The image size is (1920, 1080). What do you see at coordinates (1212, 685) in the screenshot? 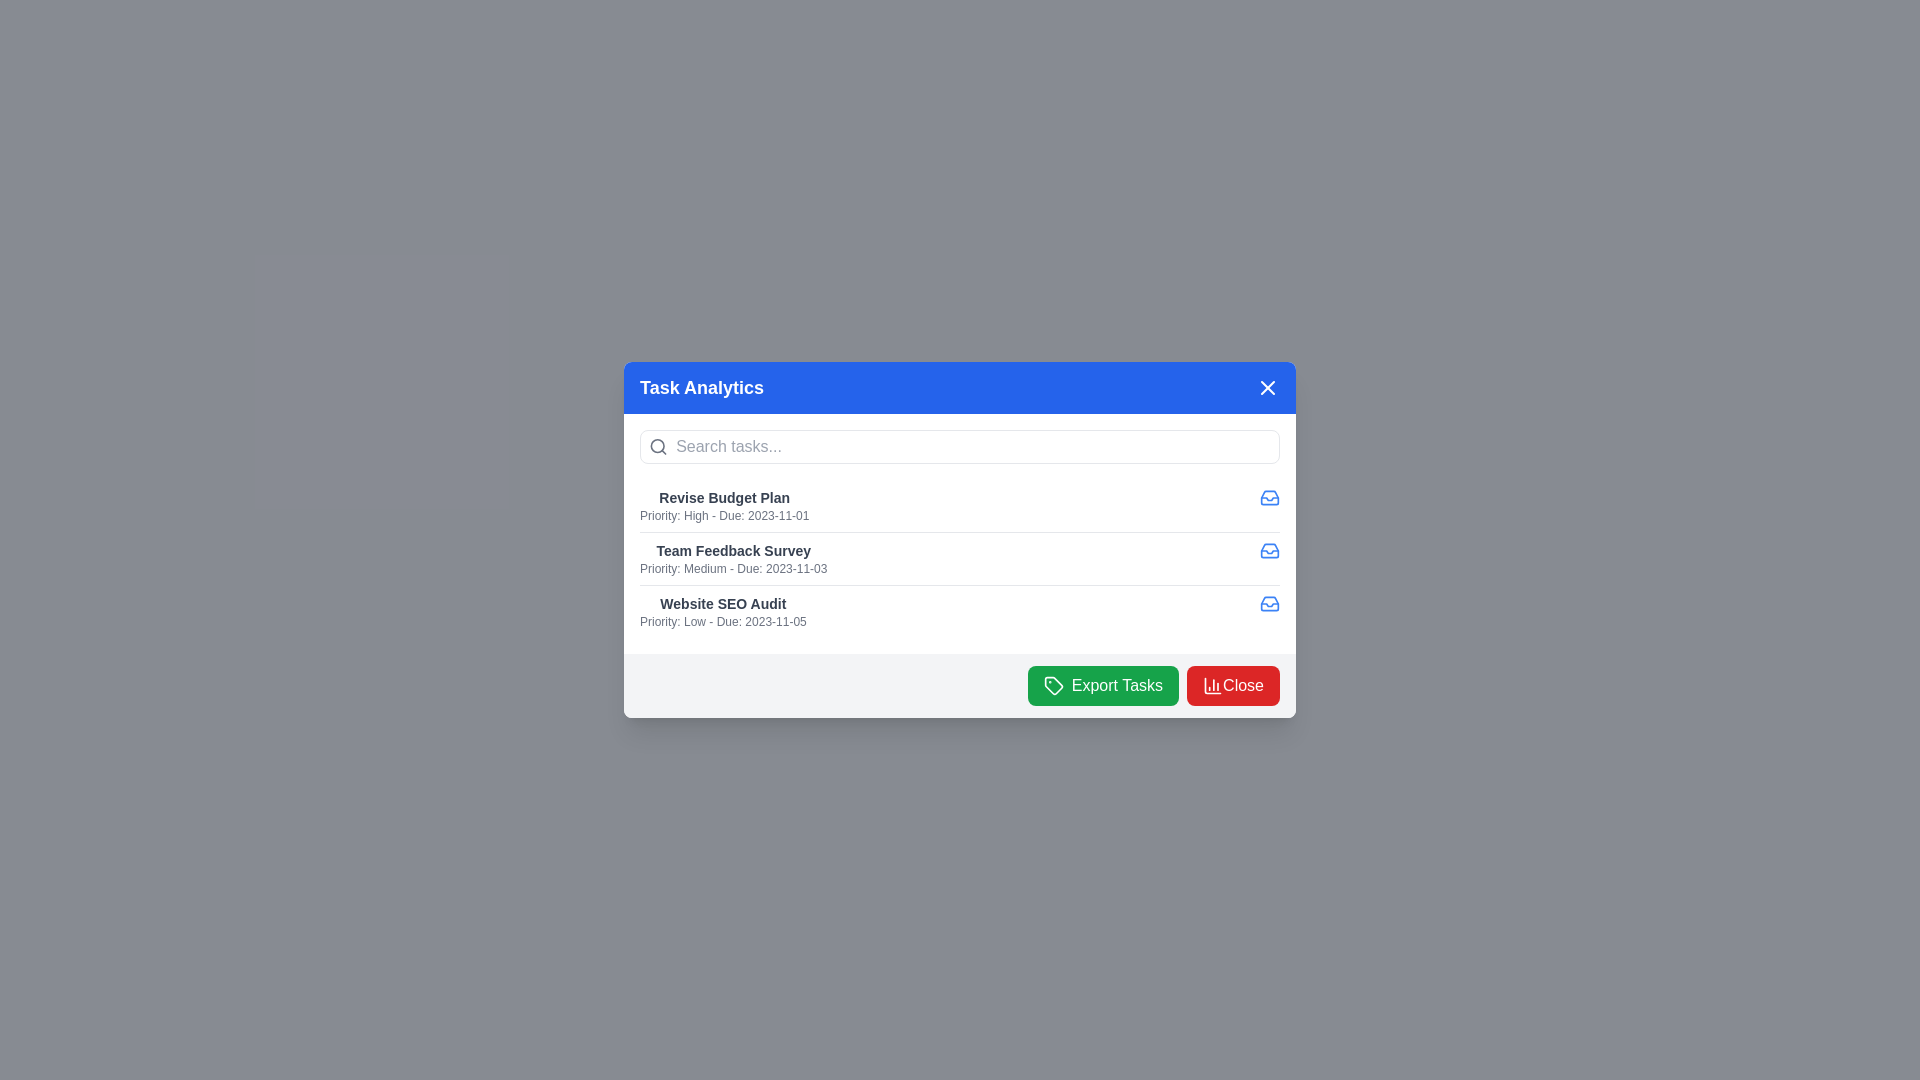
I see `the 'Close' button icon located at the bottom right corner of the modal, specifically to the left of the text 'Close'` at bounding box center [1212, 685].